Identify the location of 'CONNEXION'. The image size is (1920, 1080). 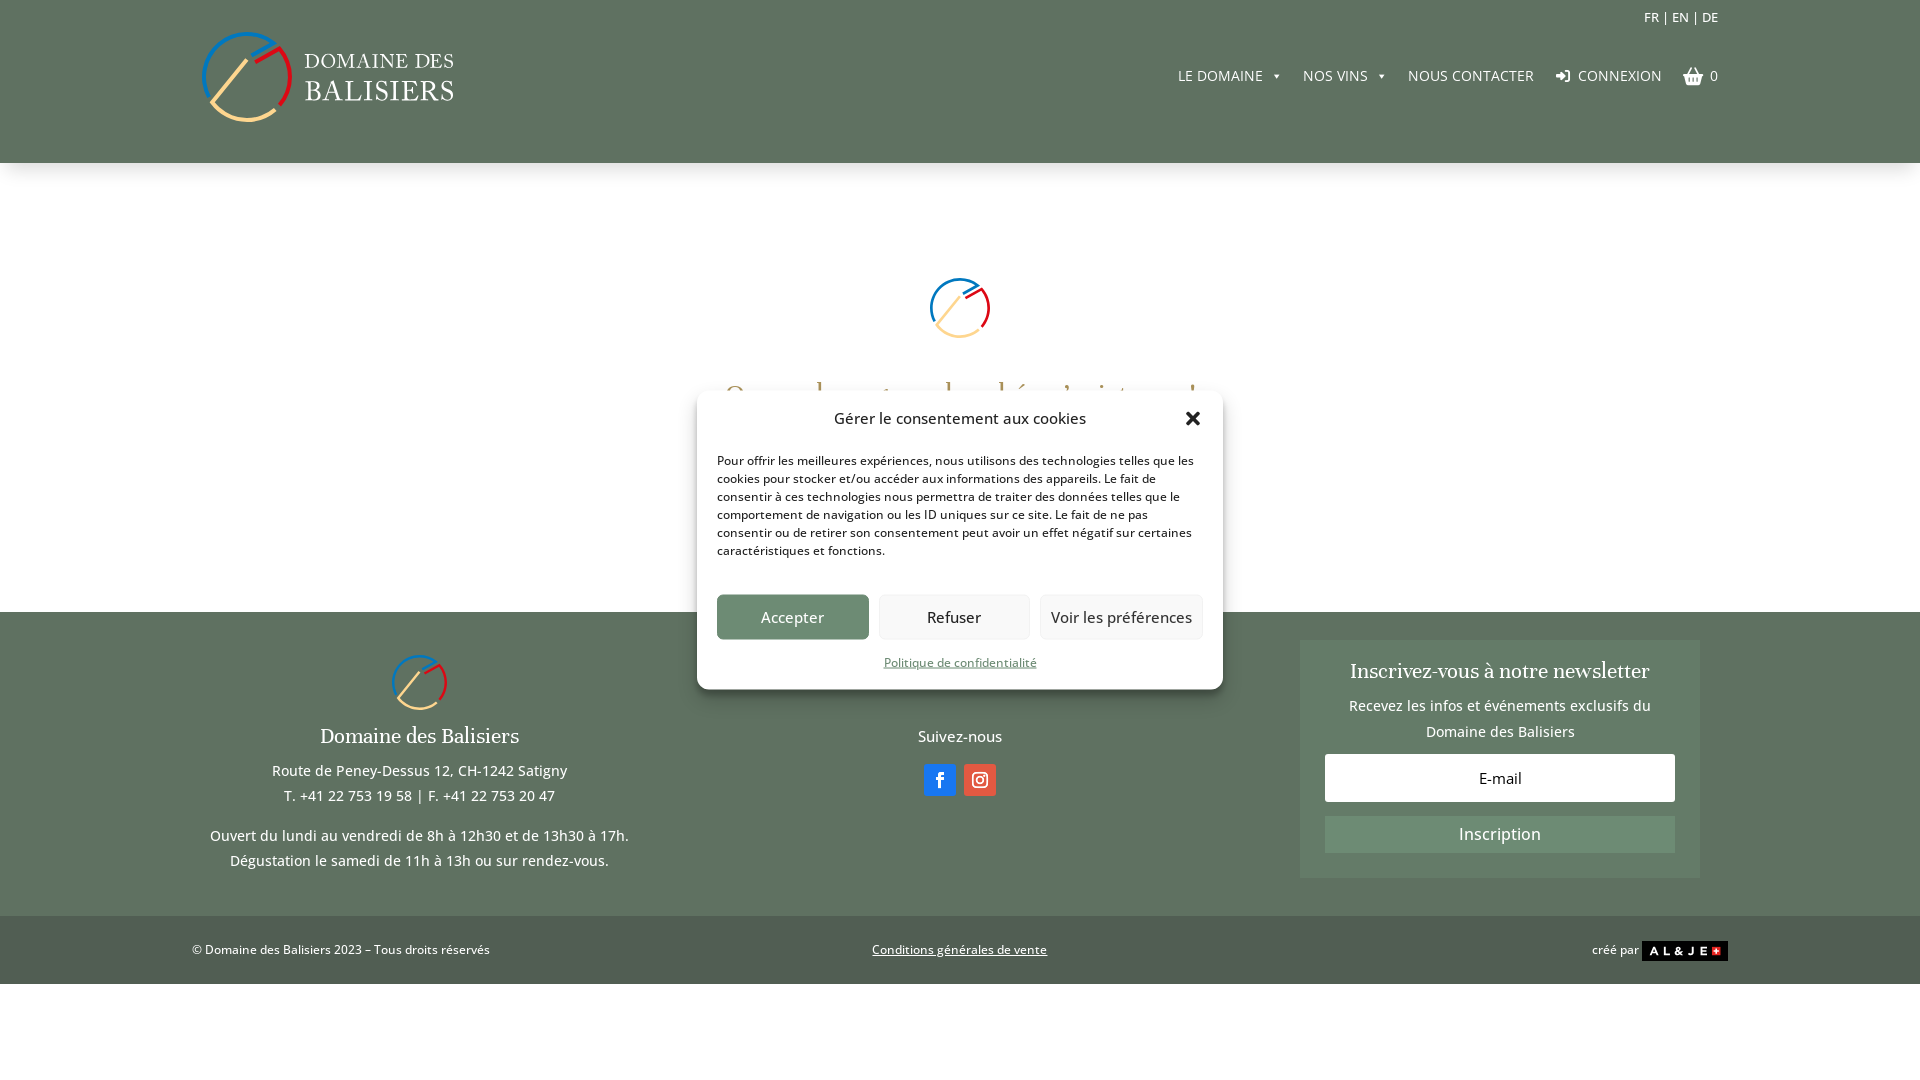
(1608, 73).